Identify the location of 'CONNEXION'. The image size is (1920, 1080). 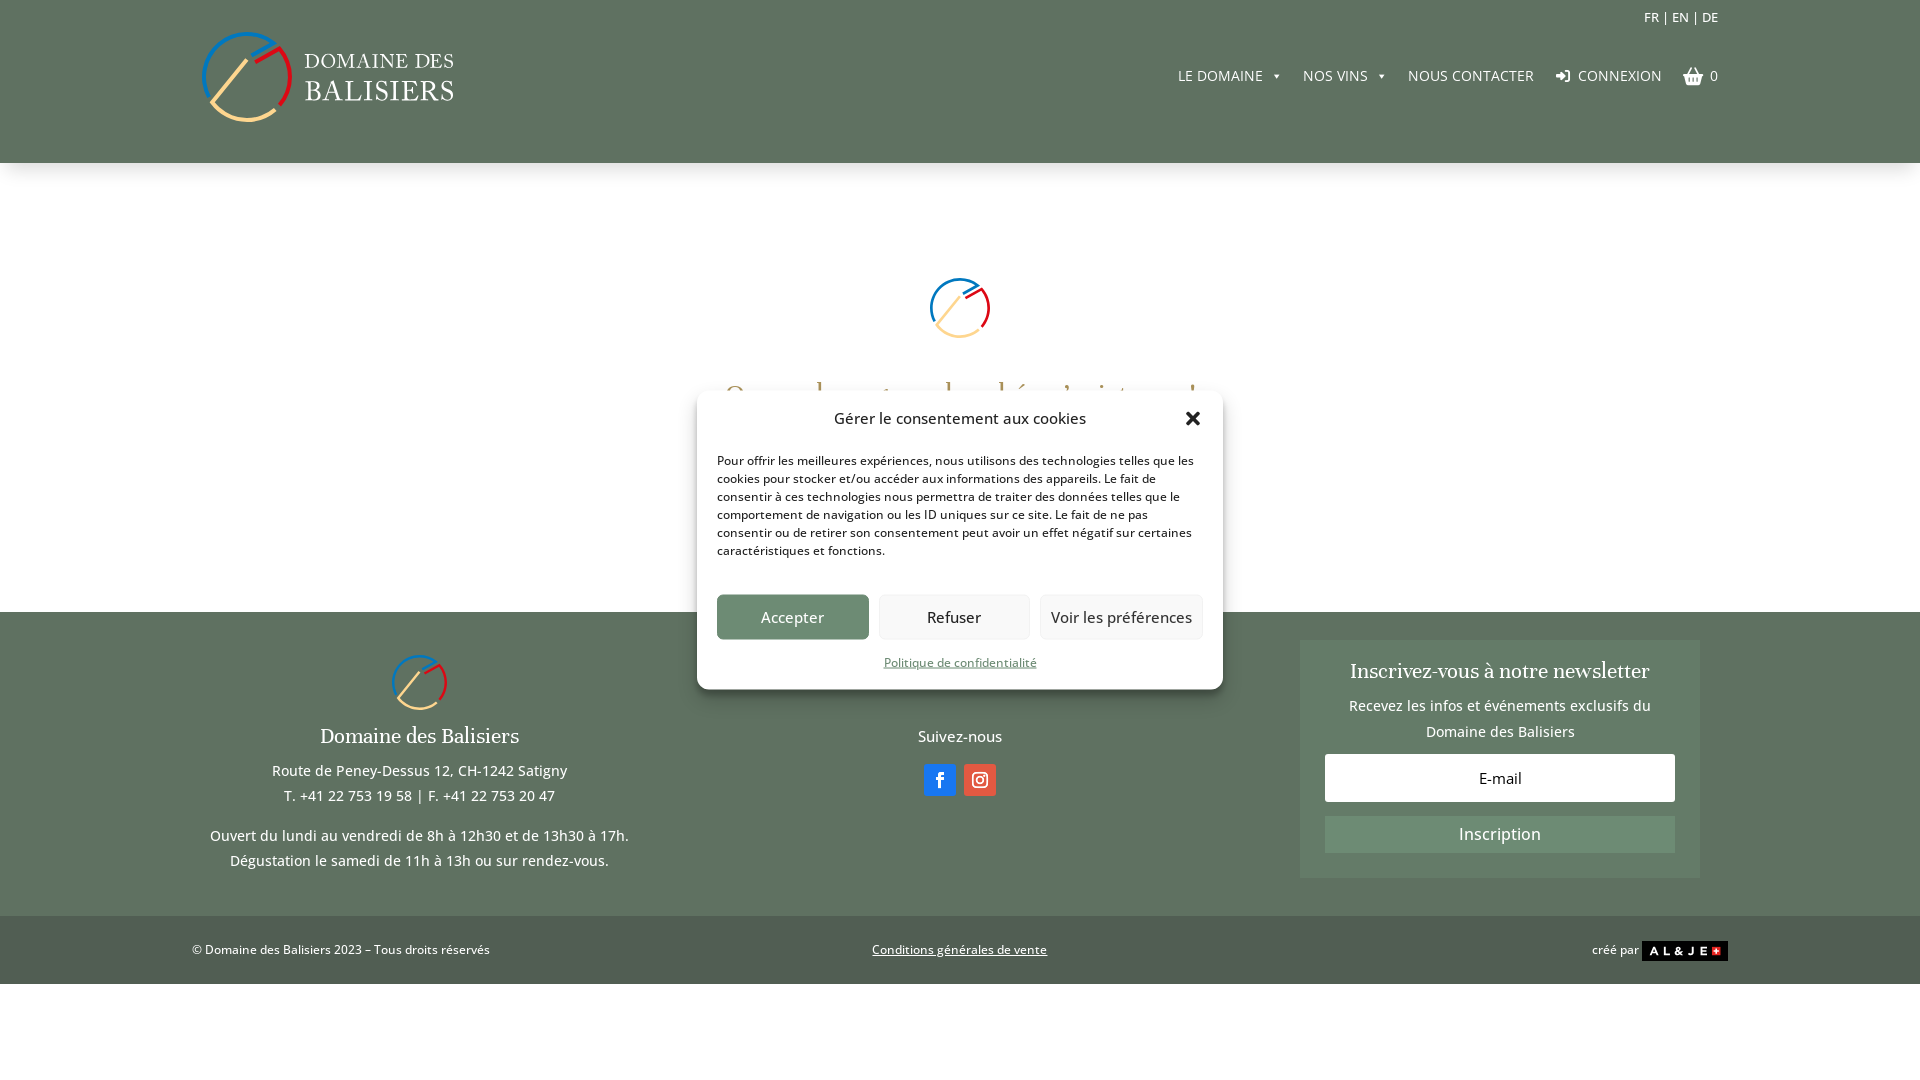
(1608, 73).